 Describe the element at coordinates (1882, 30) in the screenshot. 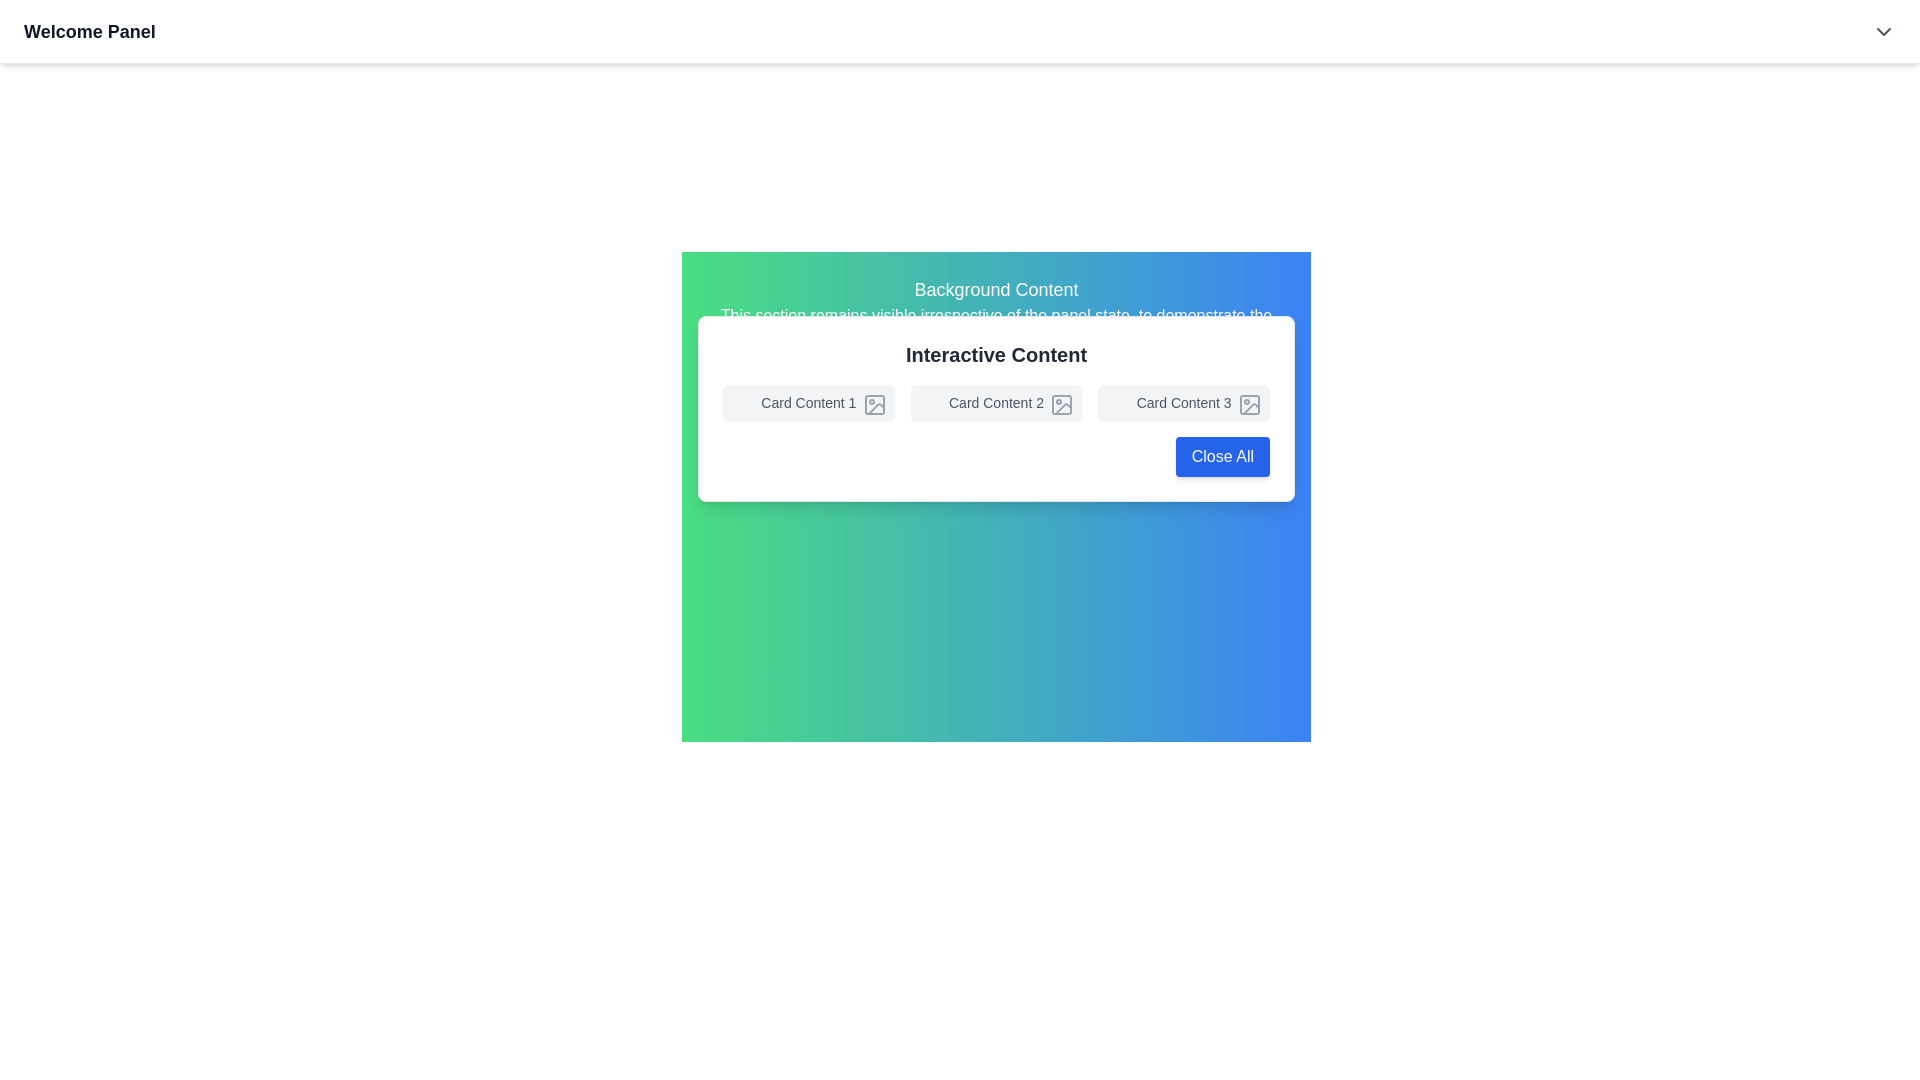

I see `the Interactive icon in the top-right corner of the navigation bar` at that location.